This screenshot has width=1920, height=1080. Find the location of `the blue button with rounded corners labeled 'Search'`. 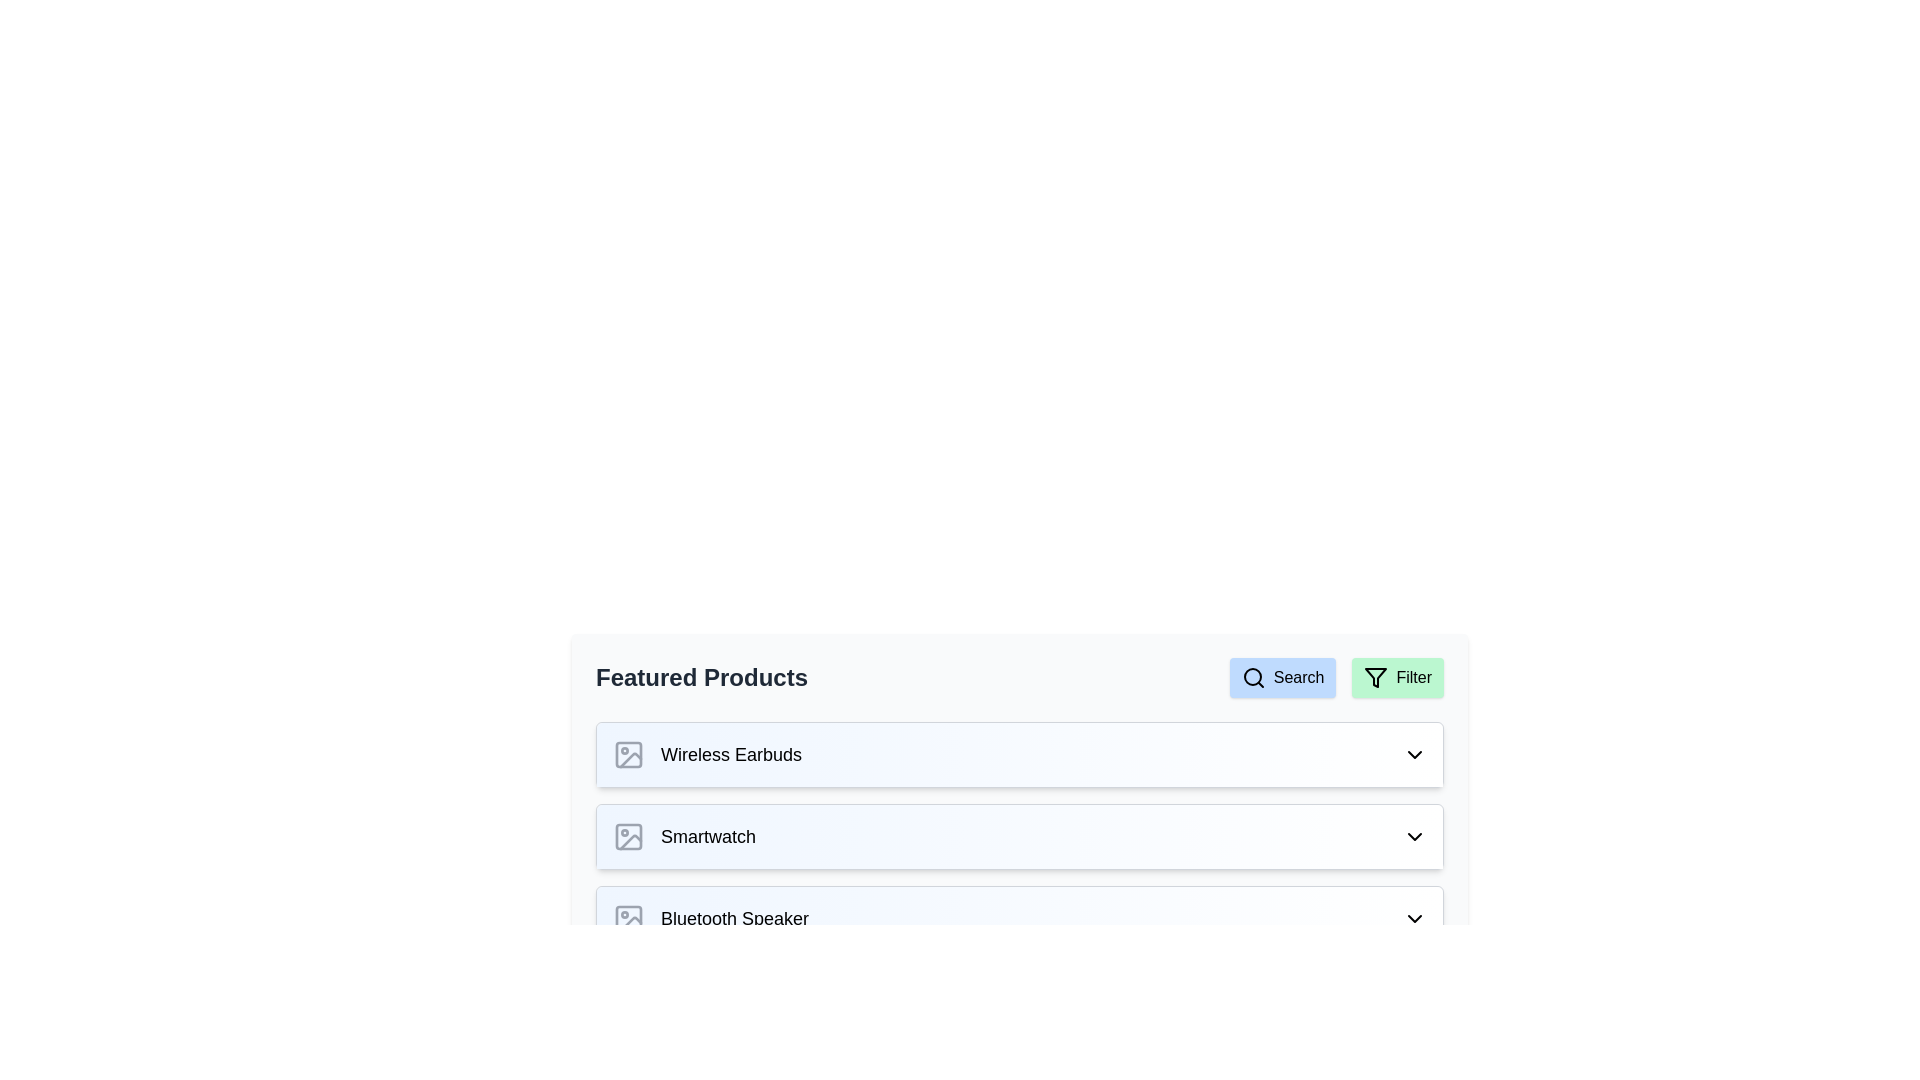

the blue button with rounded corners labeled 'Search' is located at coordinates (1283, 677).